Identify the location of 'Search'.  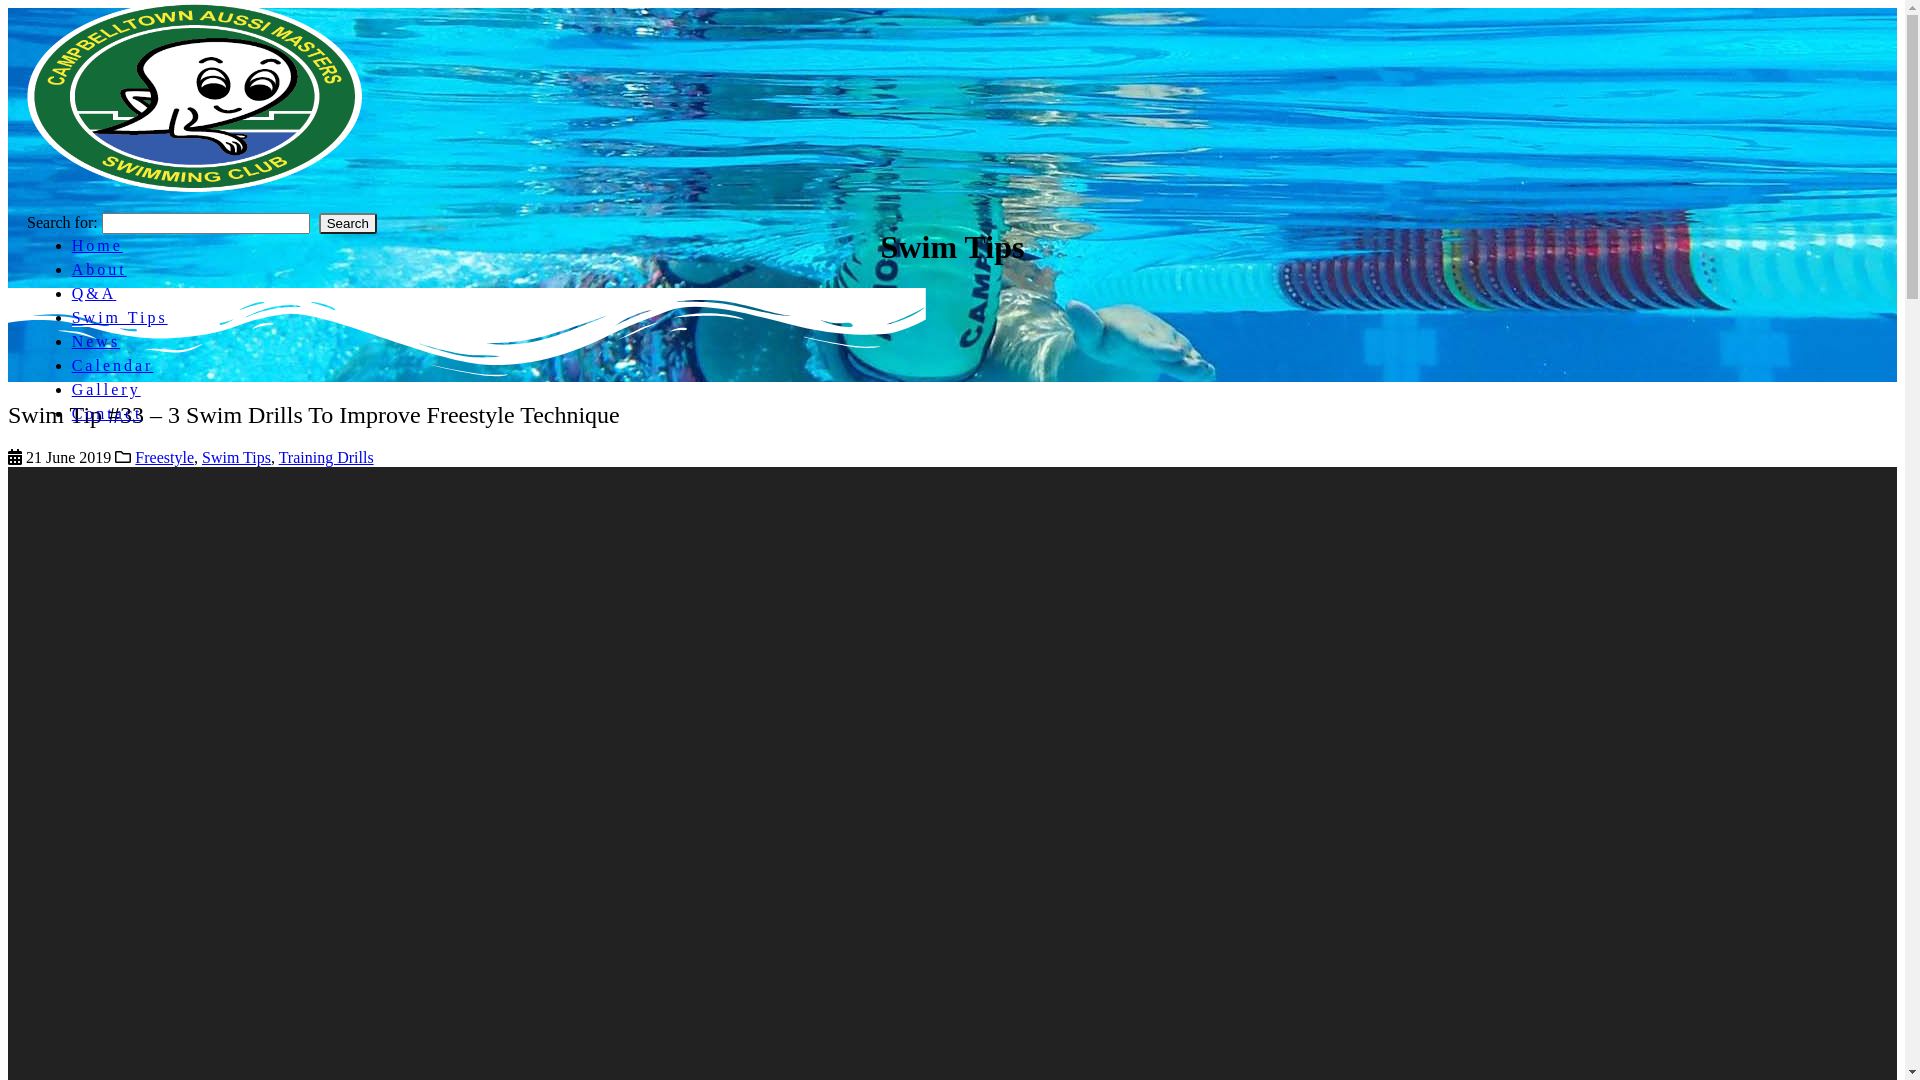
(317, 223).